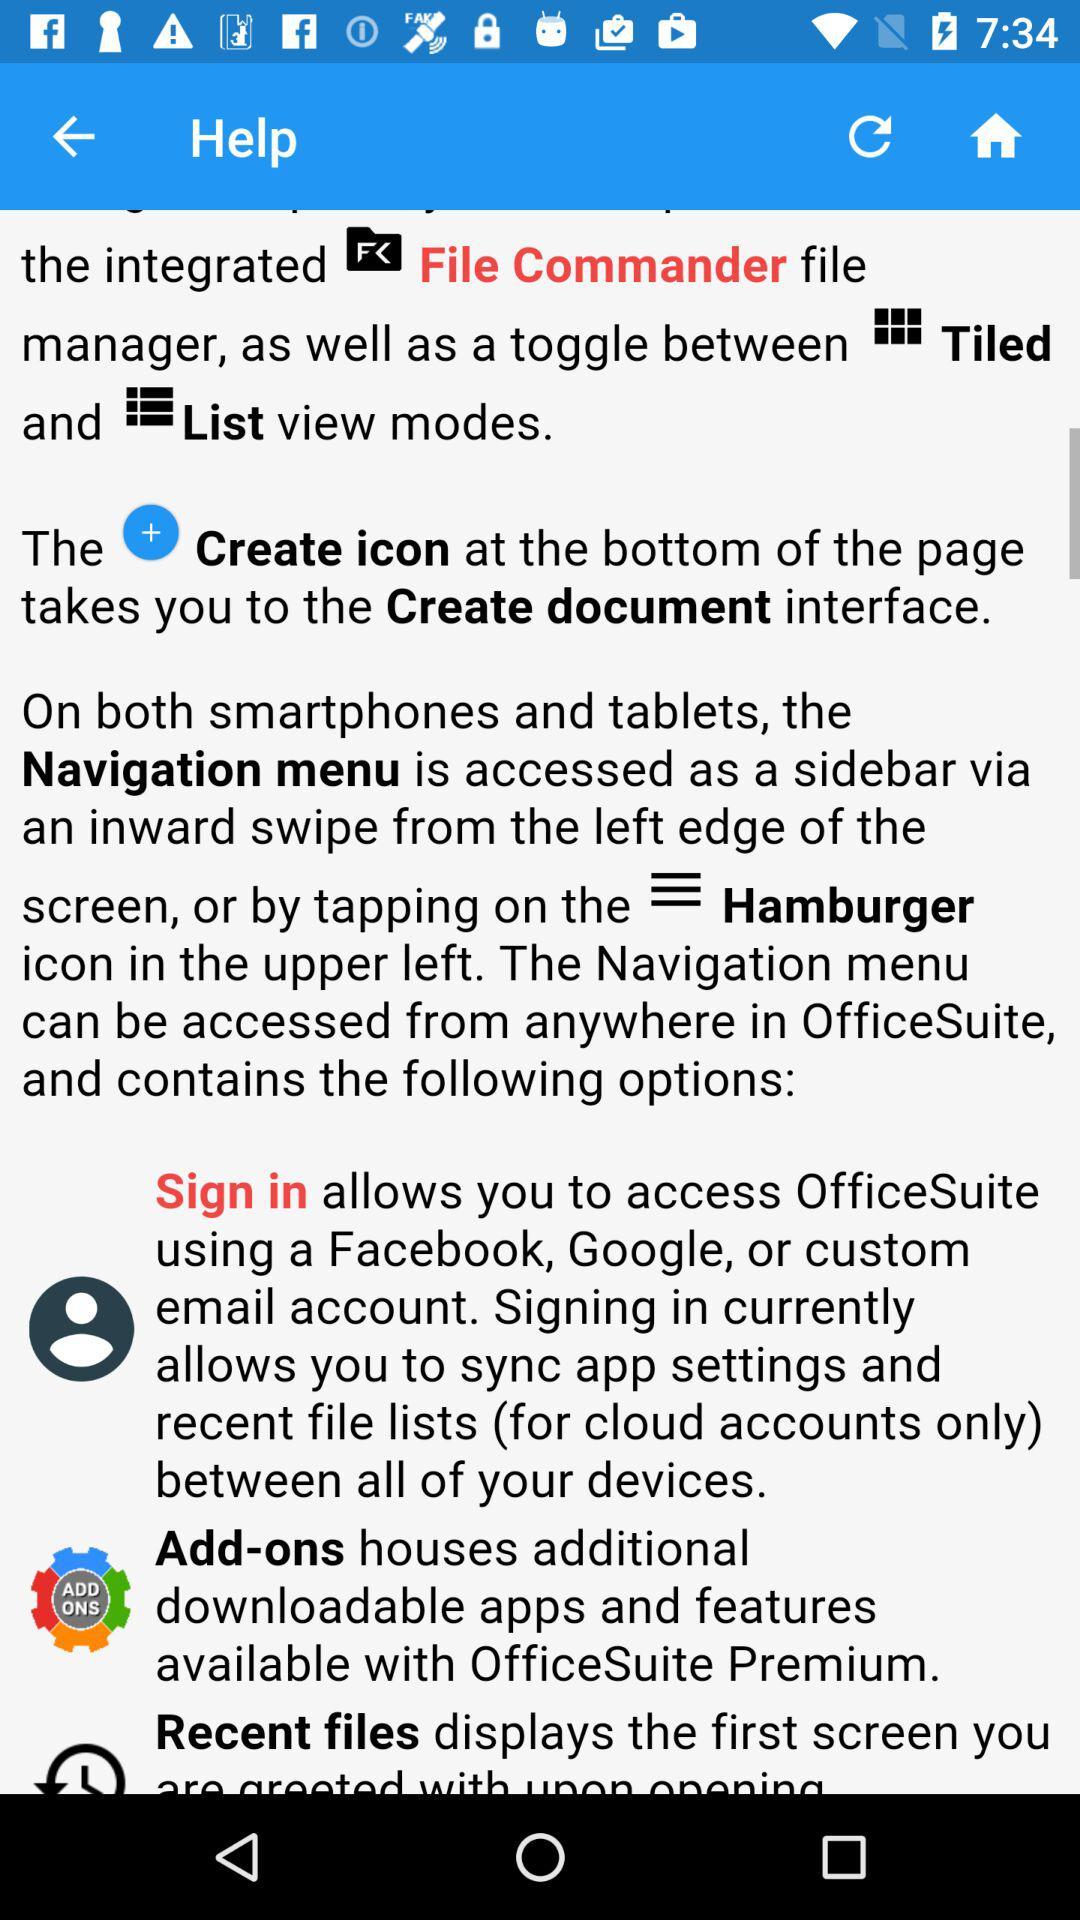  Describe the element at coordinates (72, 135) in the screenshot. I see `previous` at that location.